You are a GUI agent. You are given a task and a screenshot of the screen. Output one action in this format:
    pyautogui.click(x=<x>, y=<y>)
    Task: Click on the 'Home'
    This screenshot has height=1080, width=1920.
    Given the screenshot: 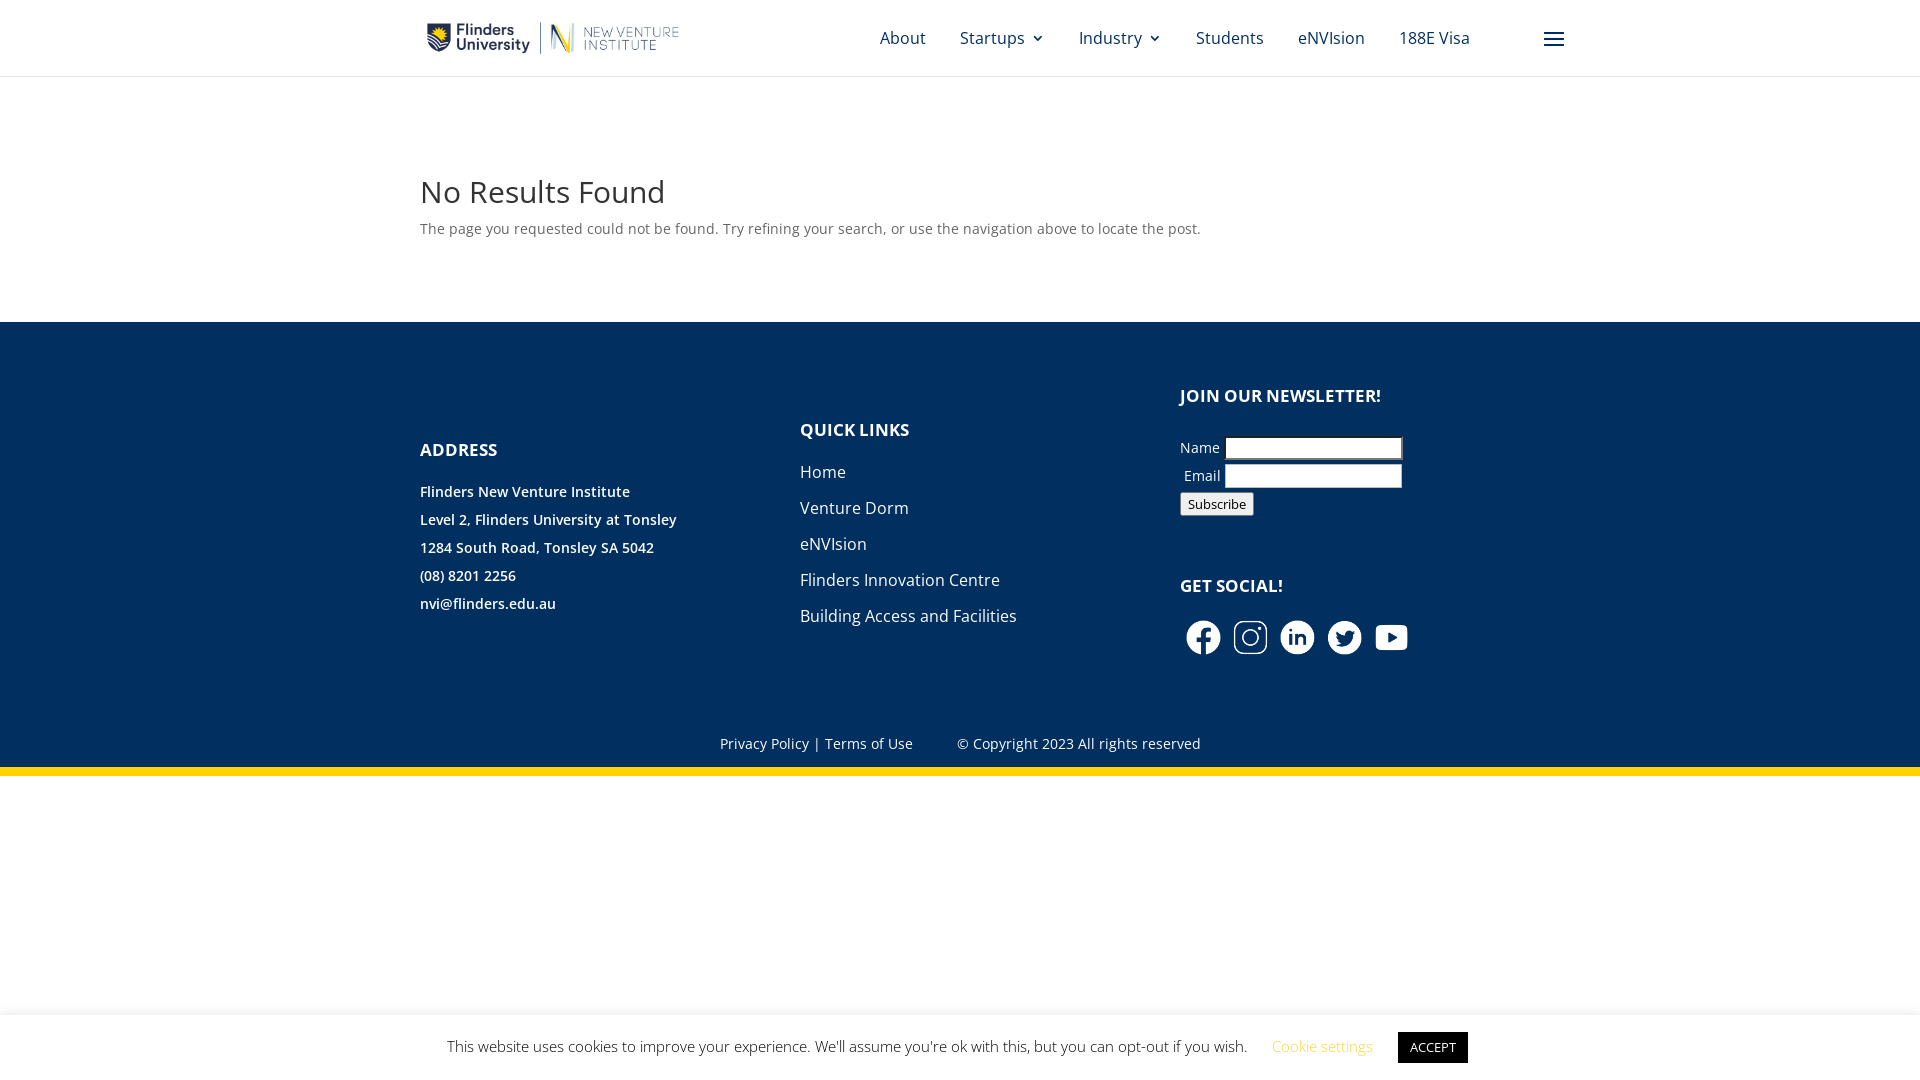 What is the action you would take?
    pyautogui.click(x=822, y=471)
    